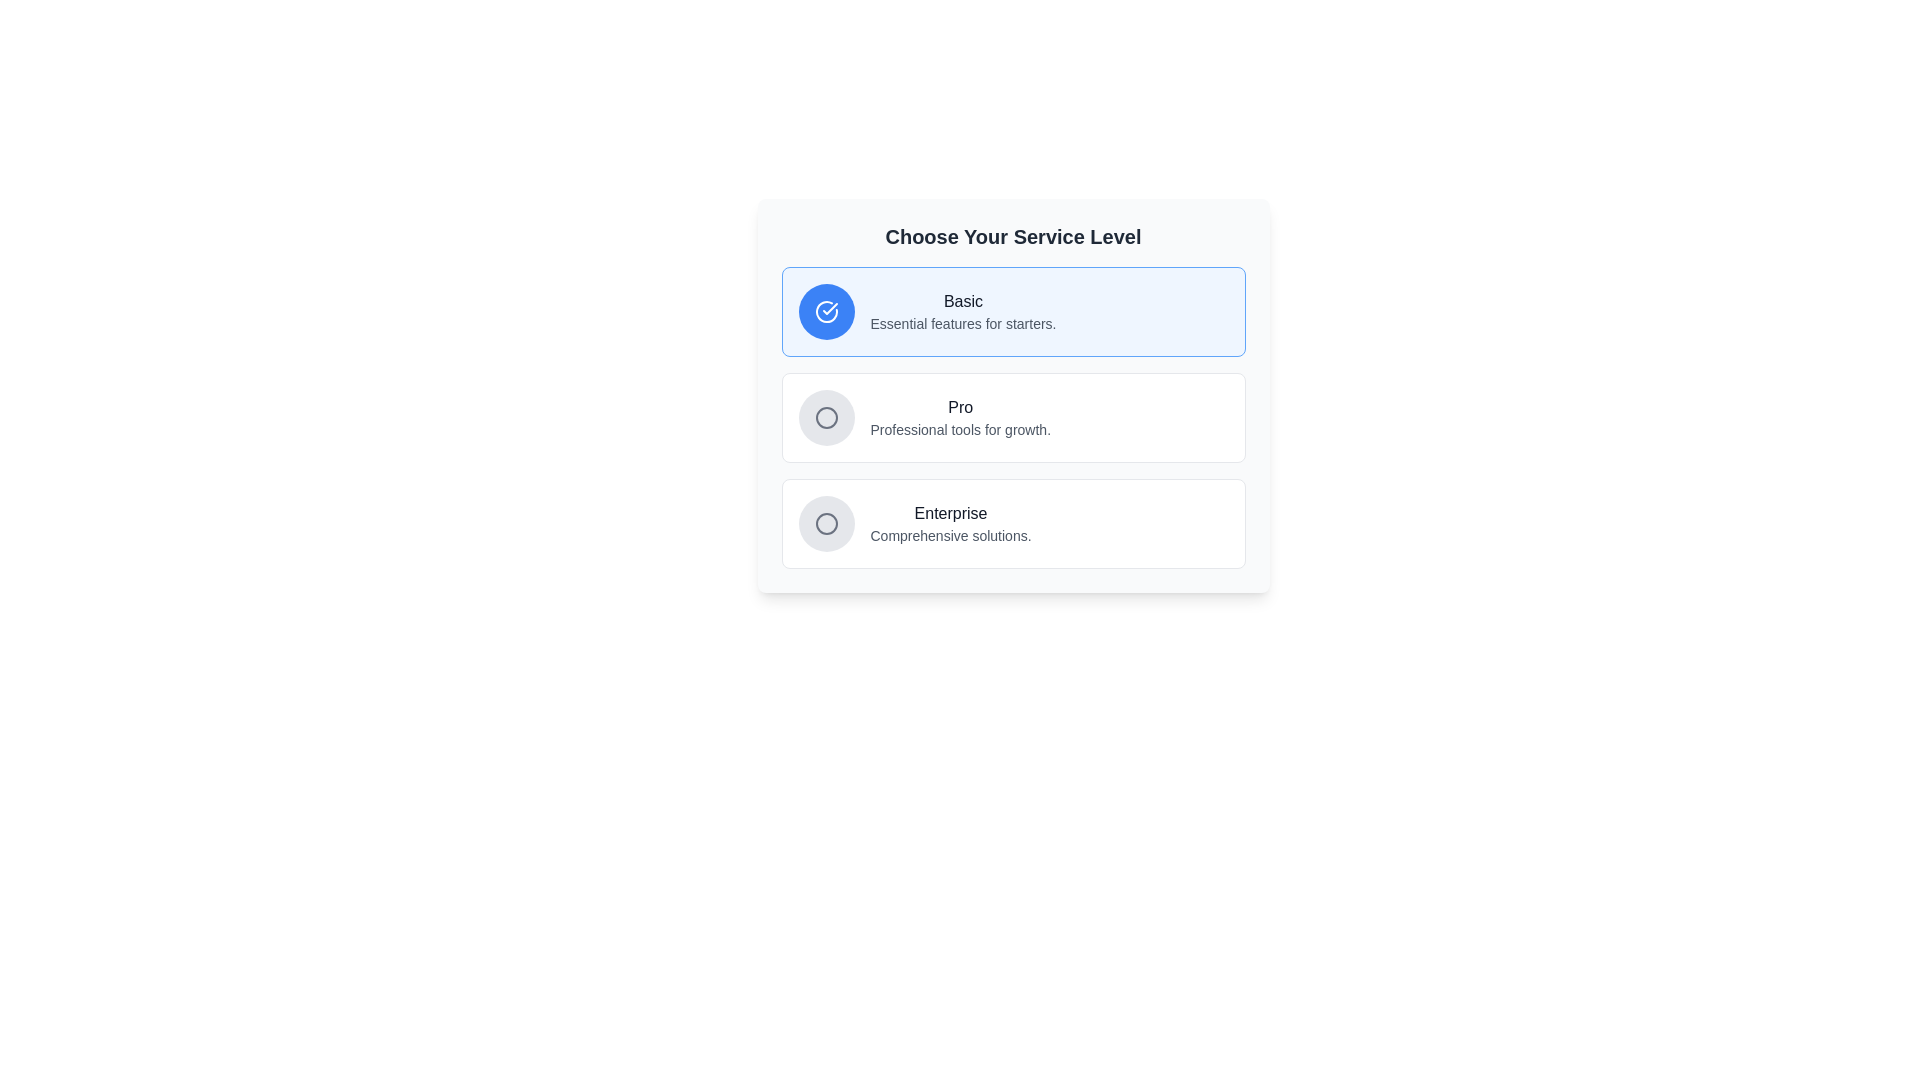  Describe the element at coordinates (1013, 416) in the screenshot. I see `the 'Pro' selectable card option which is the second choice in the vertical list, featuring a circular icon and bold text saying 'Pro'` at that location.